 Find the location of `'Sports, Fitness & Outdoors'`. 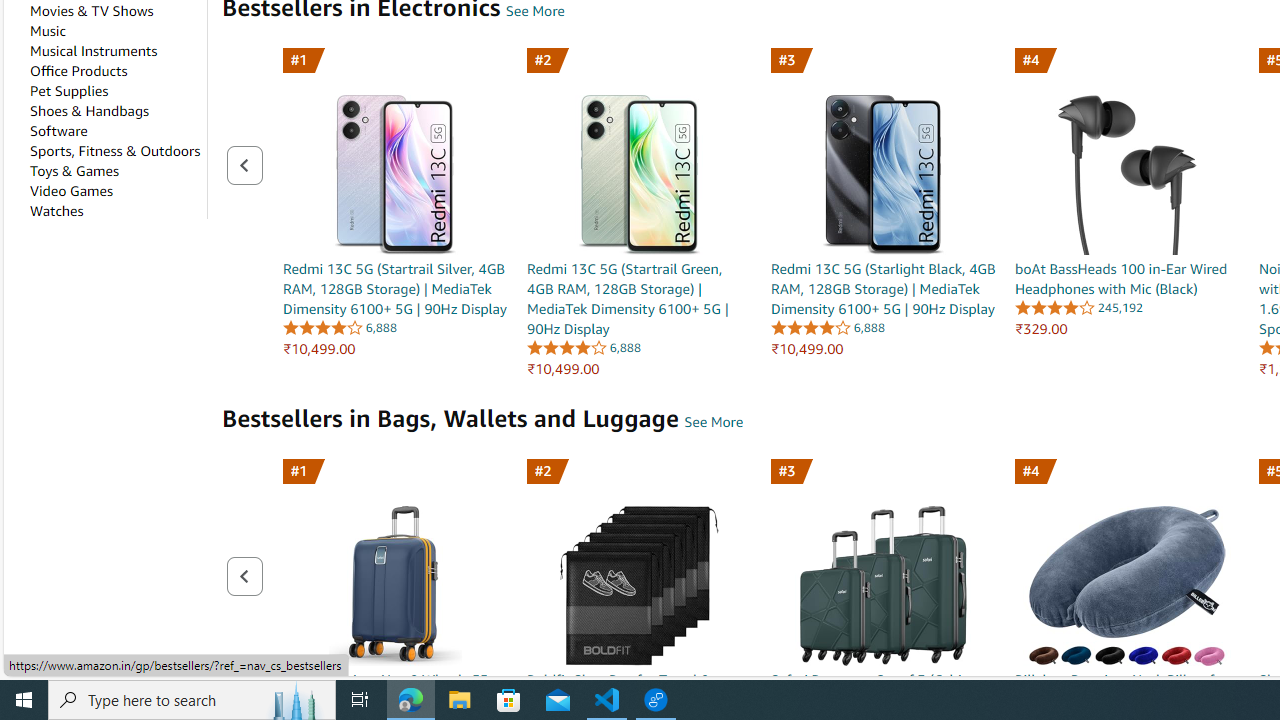

'Sports, Fitness & Outdoors' is located at coordinates (114, 149).